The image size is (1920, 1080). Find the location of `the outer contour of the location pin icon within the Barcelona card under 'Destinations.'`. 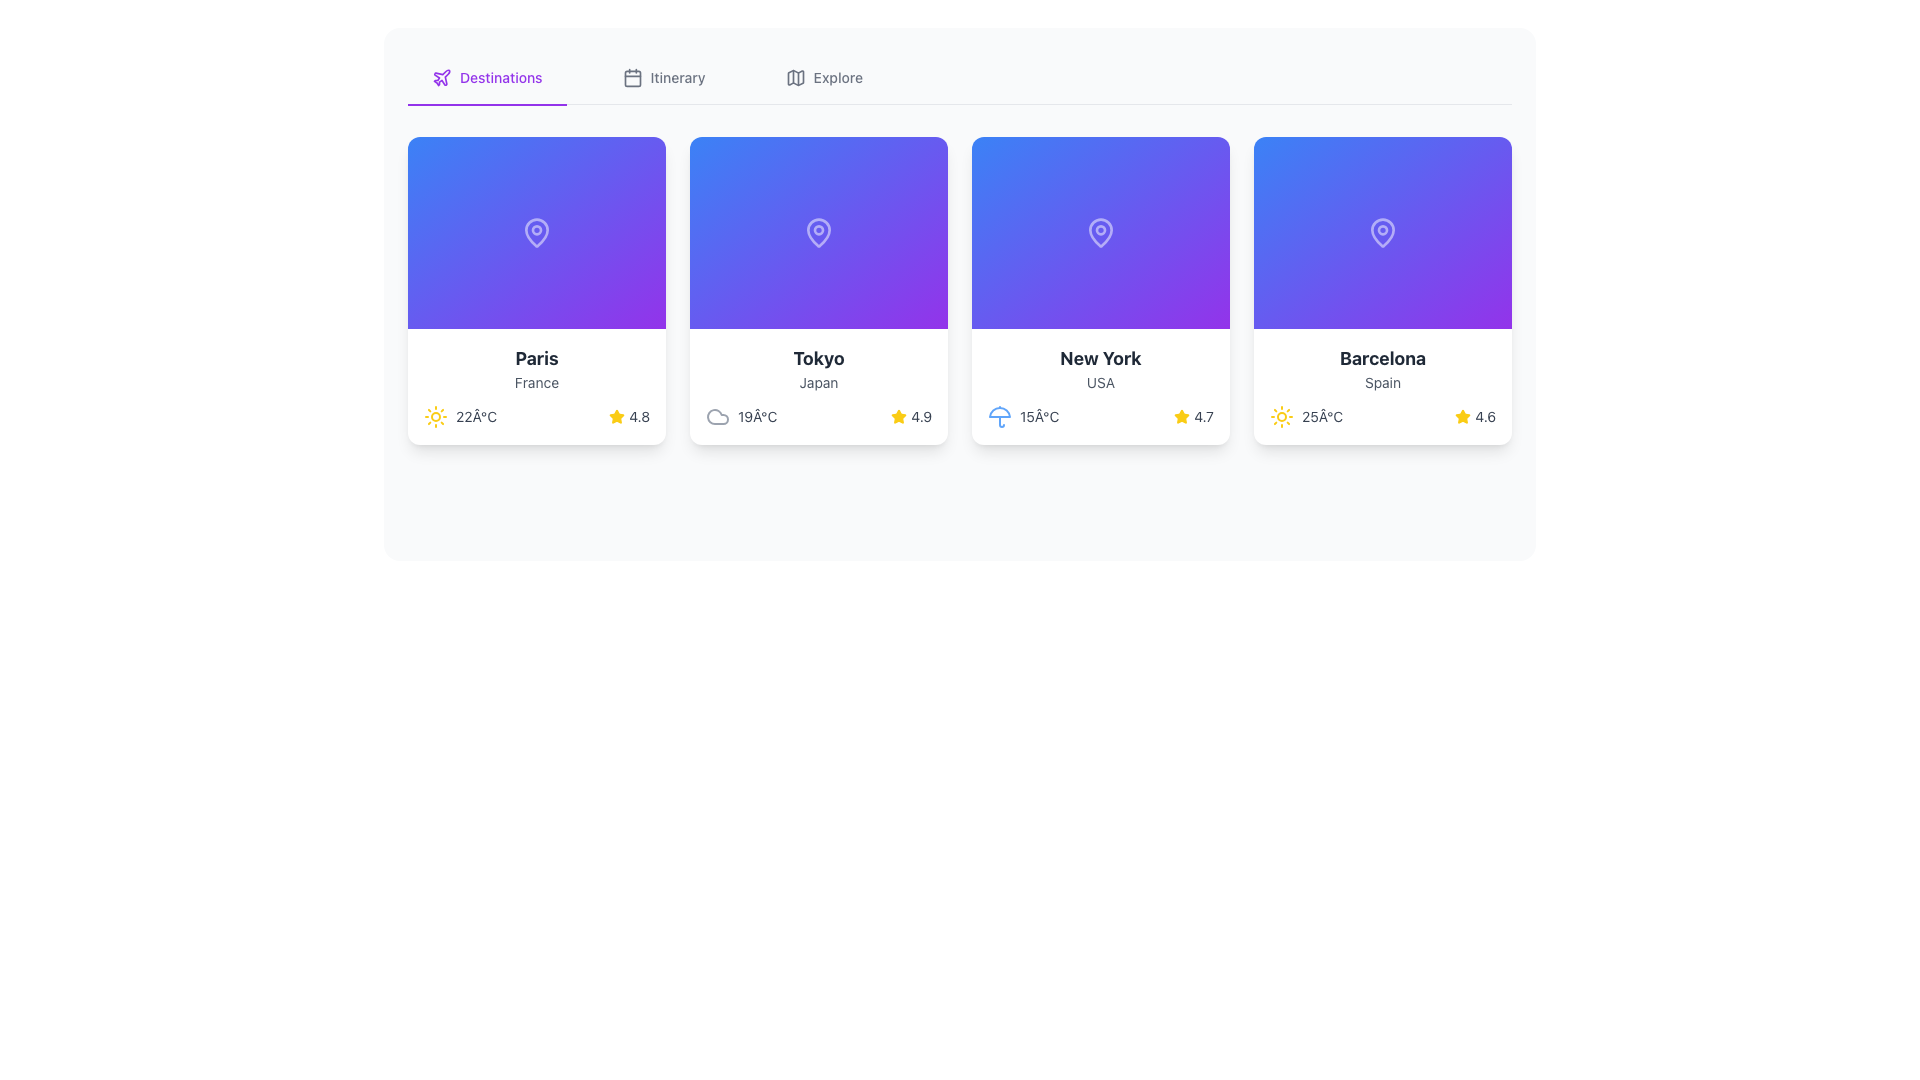

the outer contour of the location pin icon within the Barcelona card under 'Destinations.' is located at coordinates (1381, 230).